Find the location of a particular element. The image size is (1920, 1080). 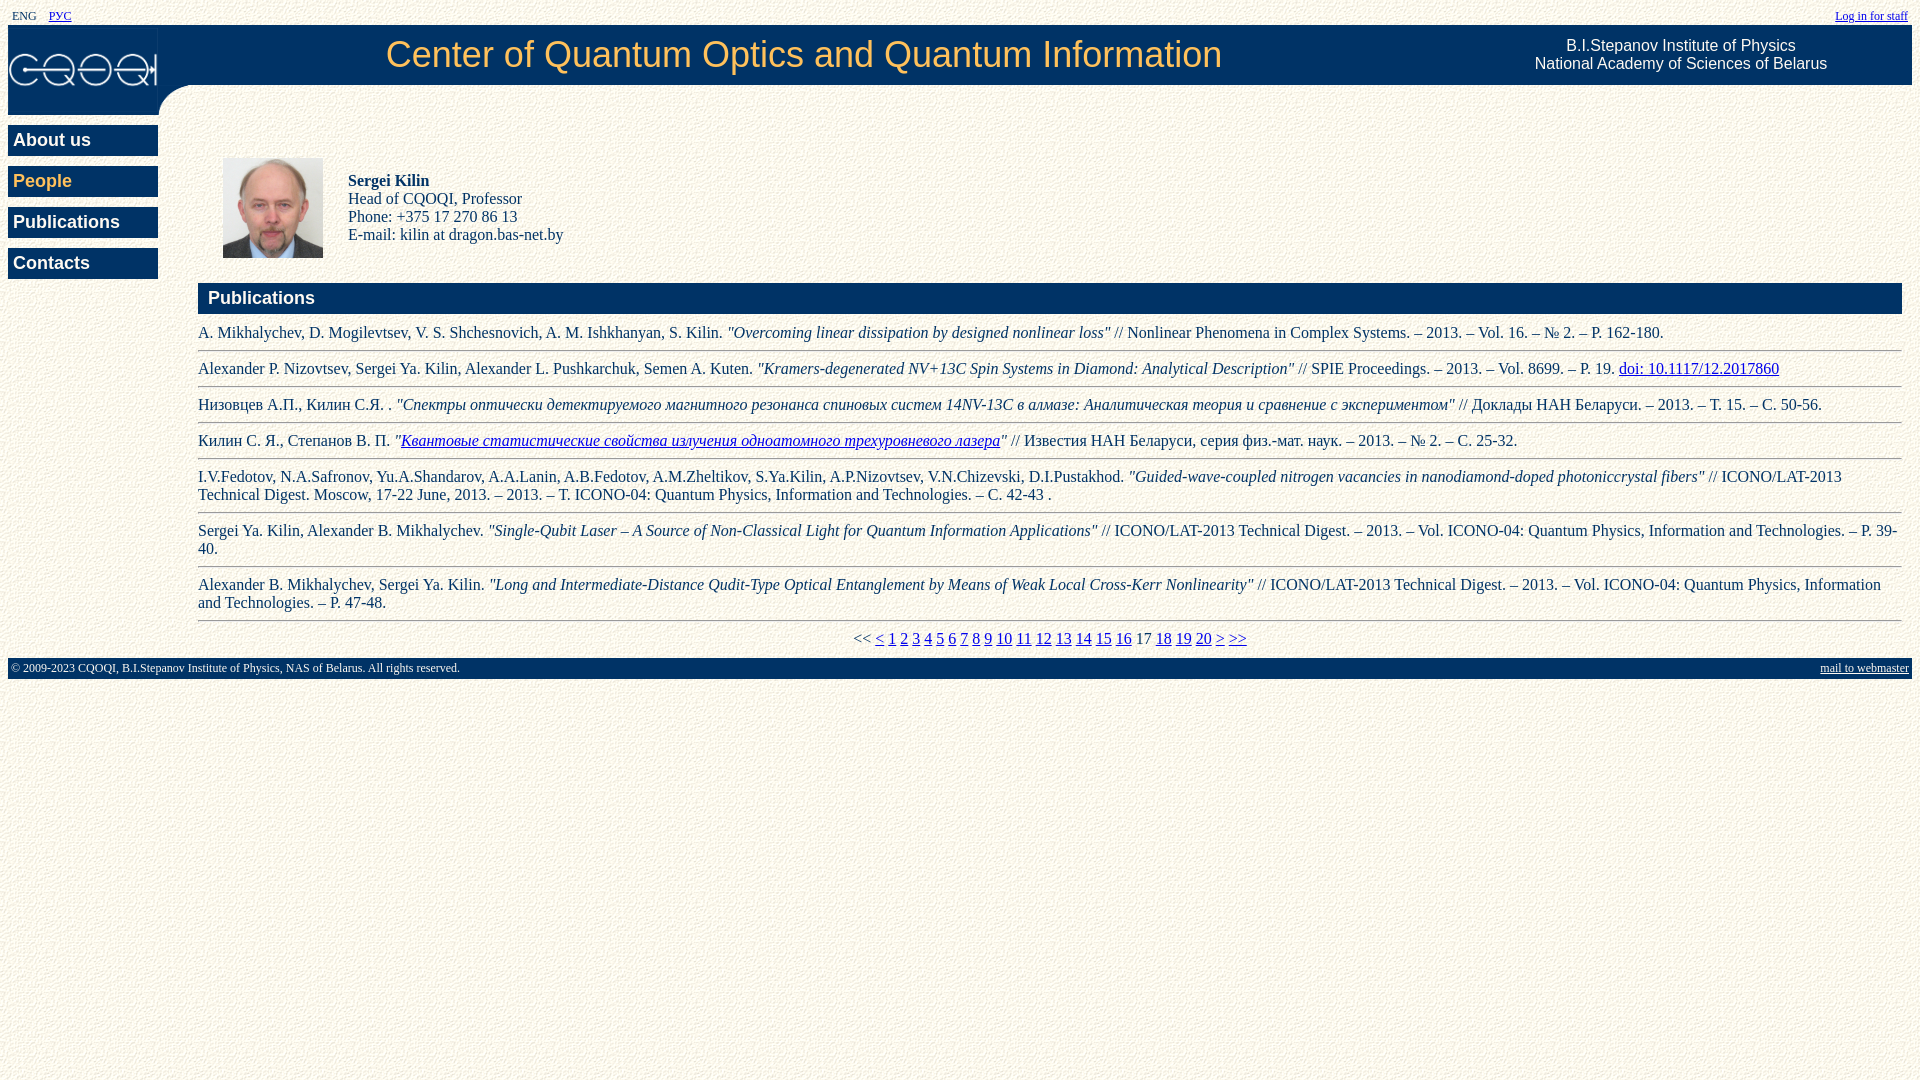

'18' is located at coordinates (1163, 638).